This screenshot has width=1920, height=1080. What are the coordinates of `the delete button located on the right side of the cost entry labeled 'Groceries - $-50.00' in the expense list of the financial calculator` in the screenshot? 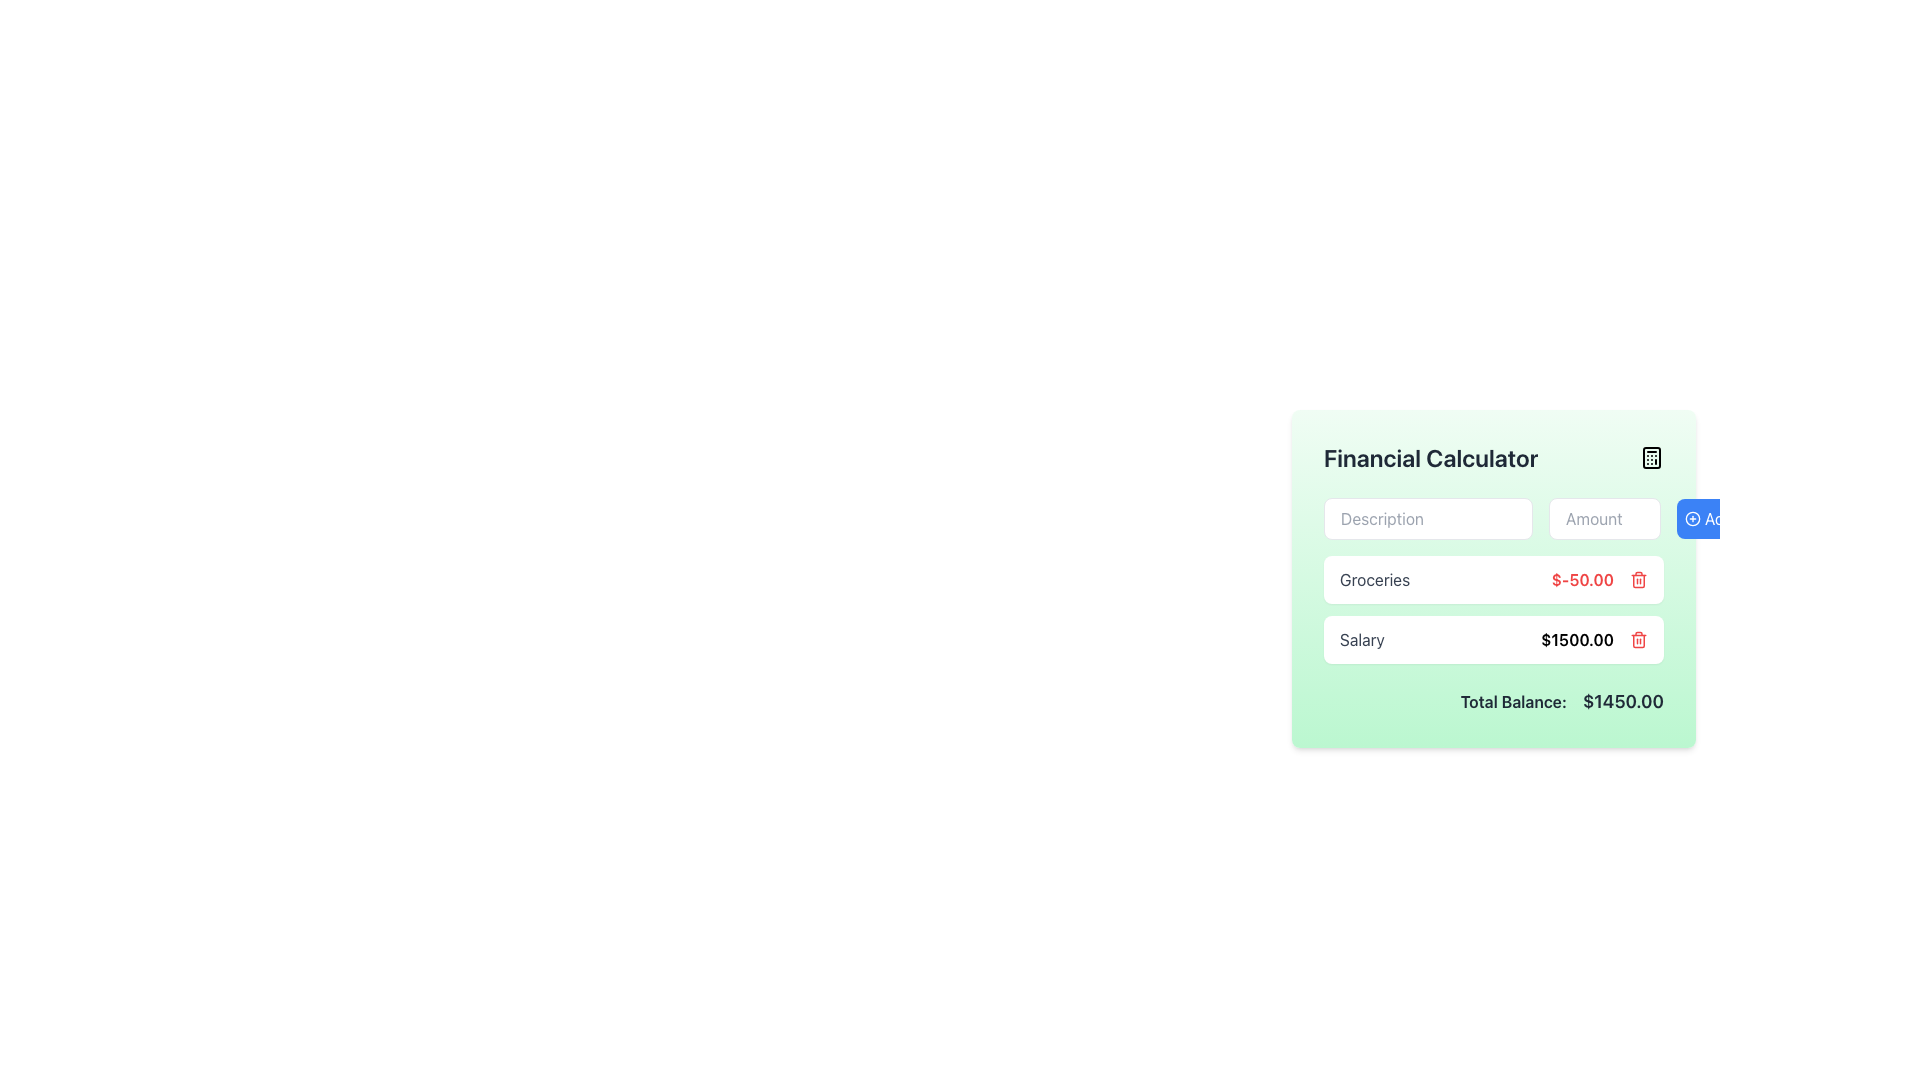 It's located at (1638, 579).